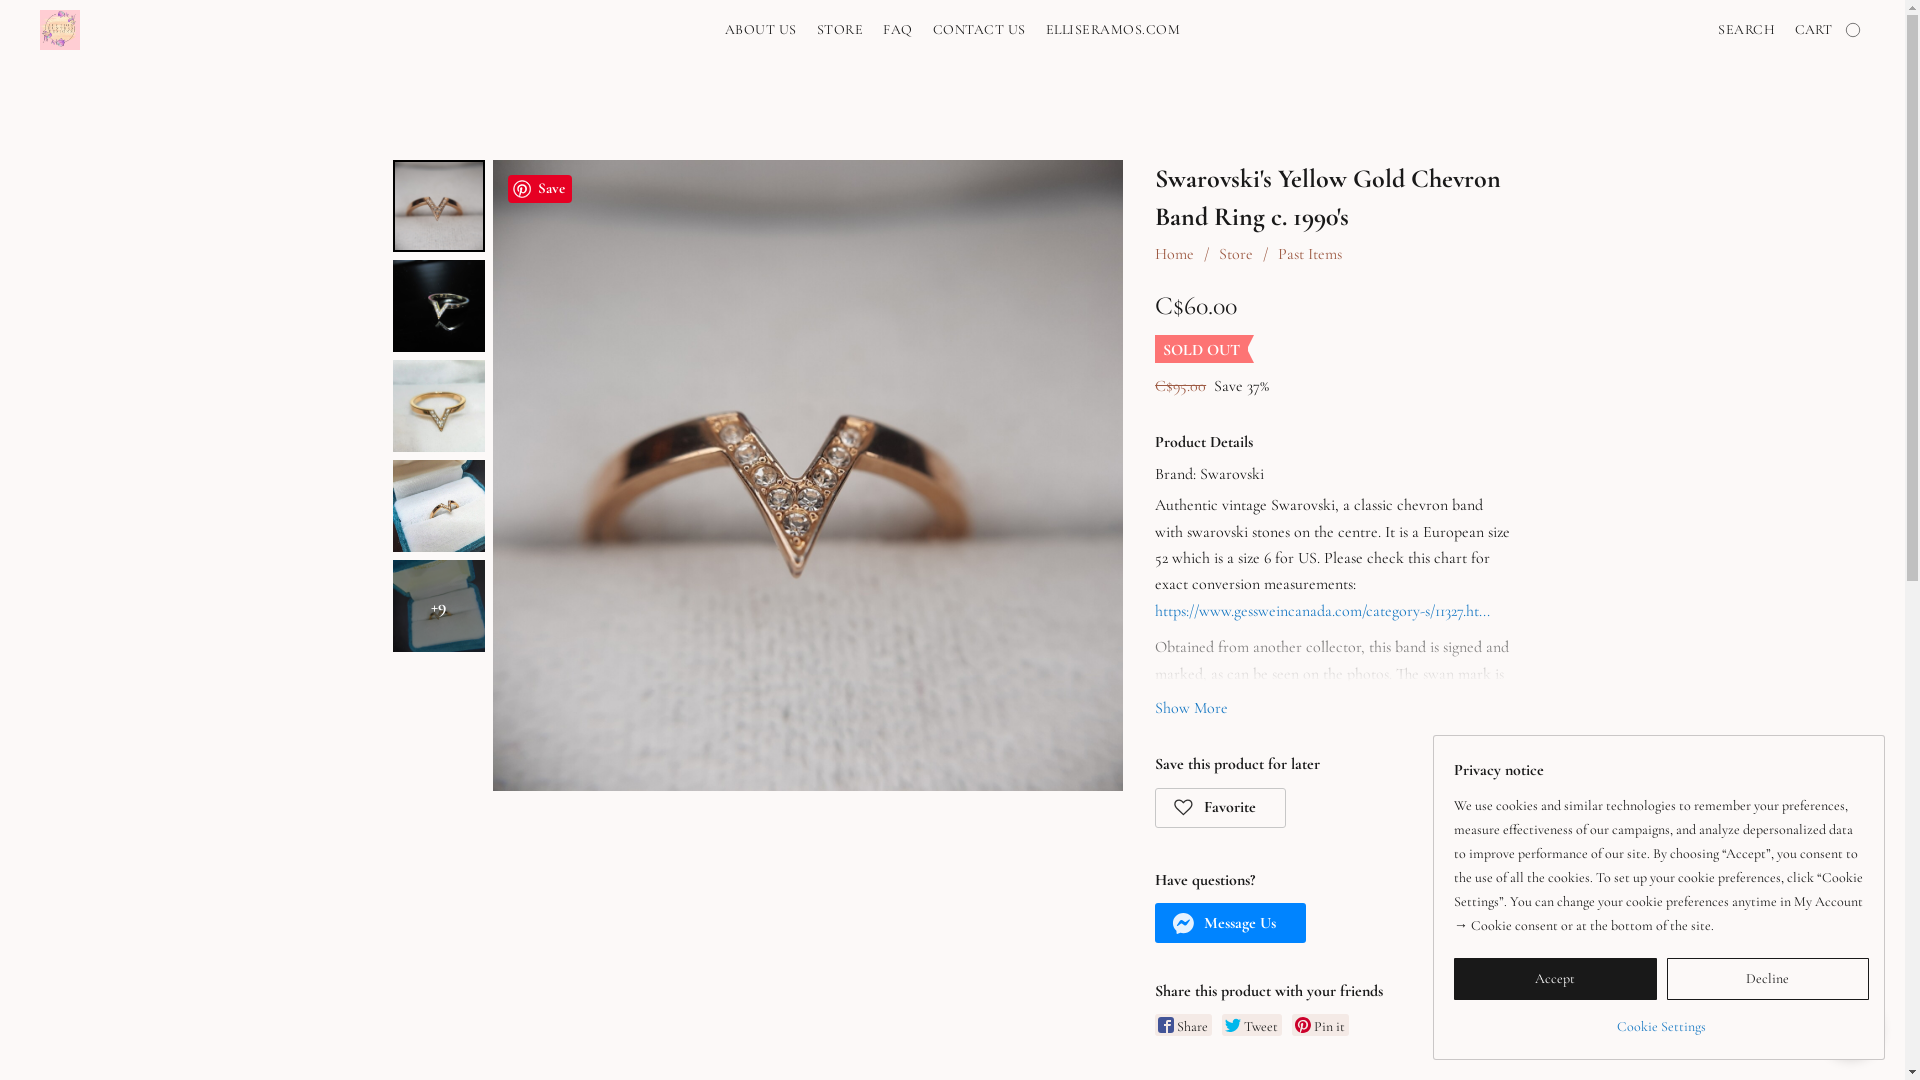 The width and height of the screenshot is (1920, 1080). Describe the element at coordinates (1745, 30) in the screenshot. I see `'SEARCH'` at that location.